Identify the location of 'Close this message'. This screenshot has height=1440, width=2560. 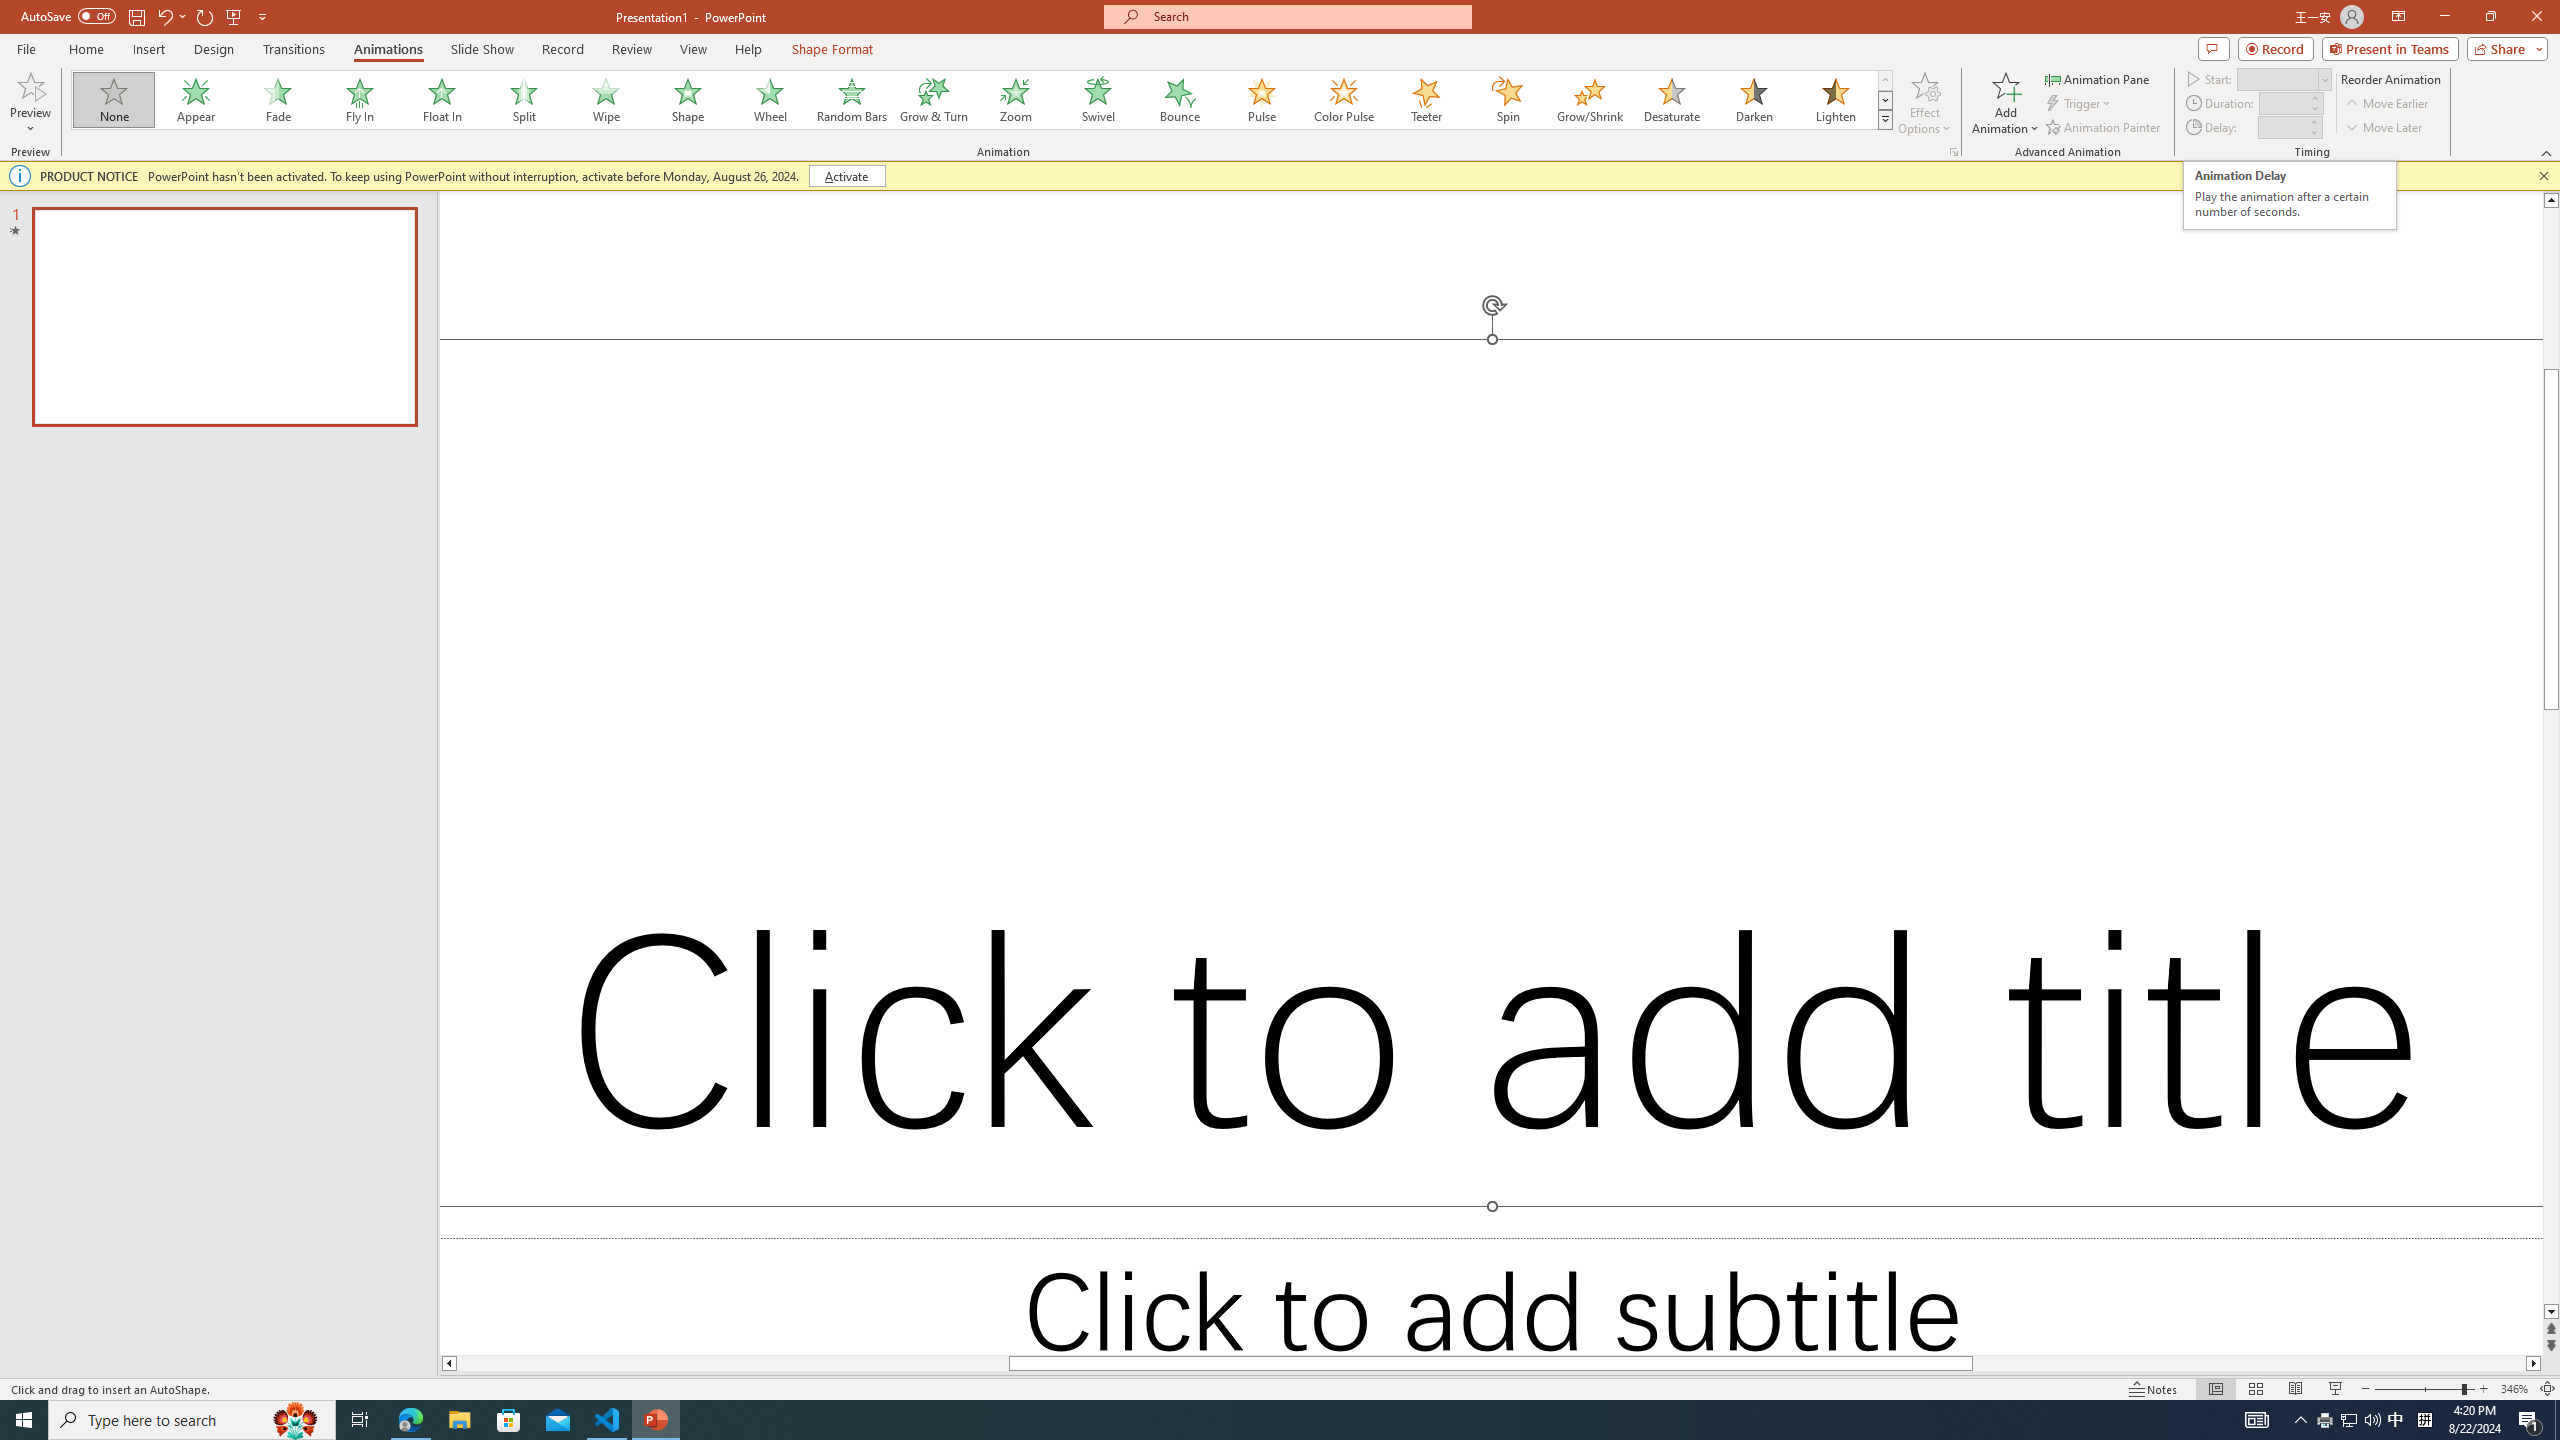
(2543, 175).